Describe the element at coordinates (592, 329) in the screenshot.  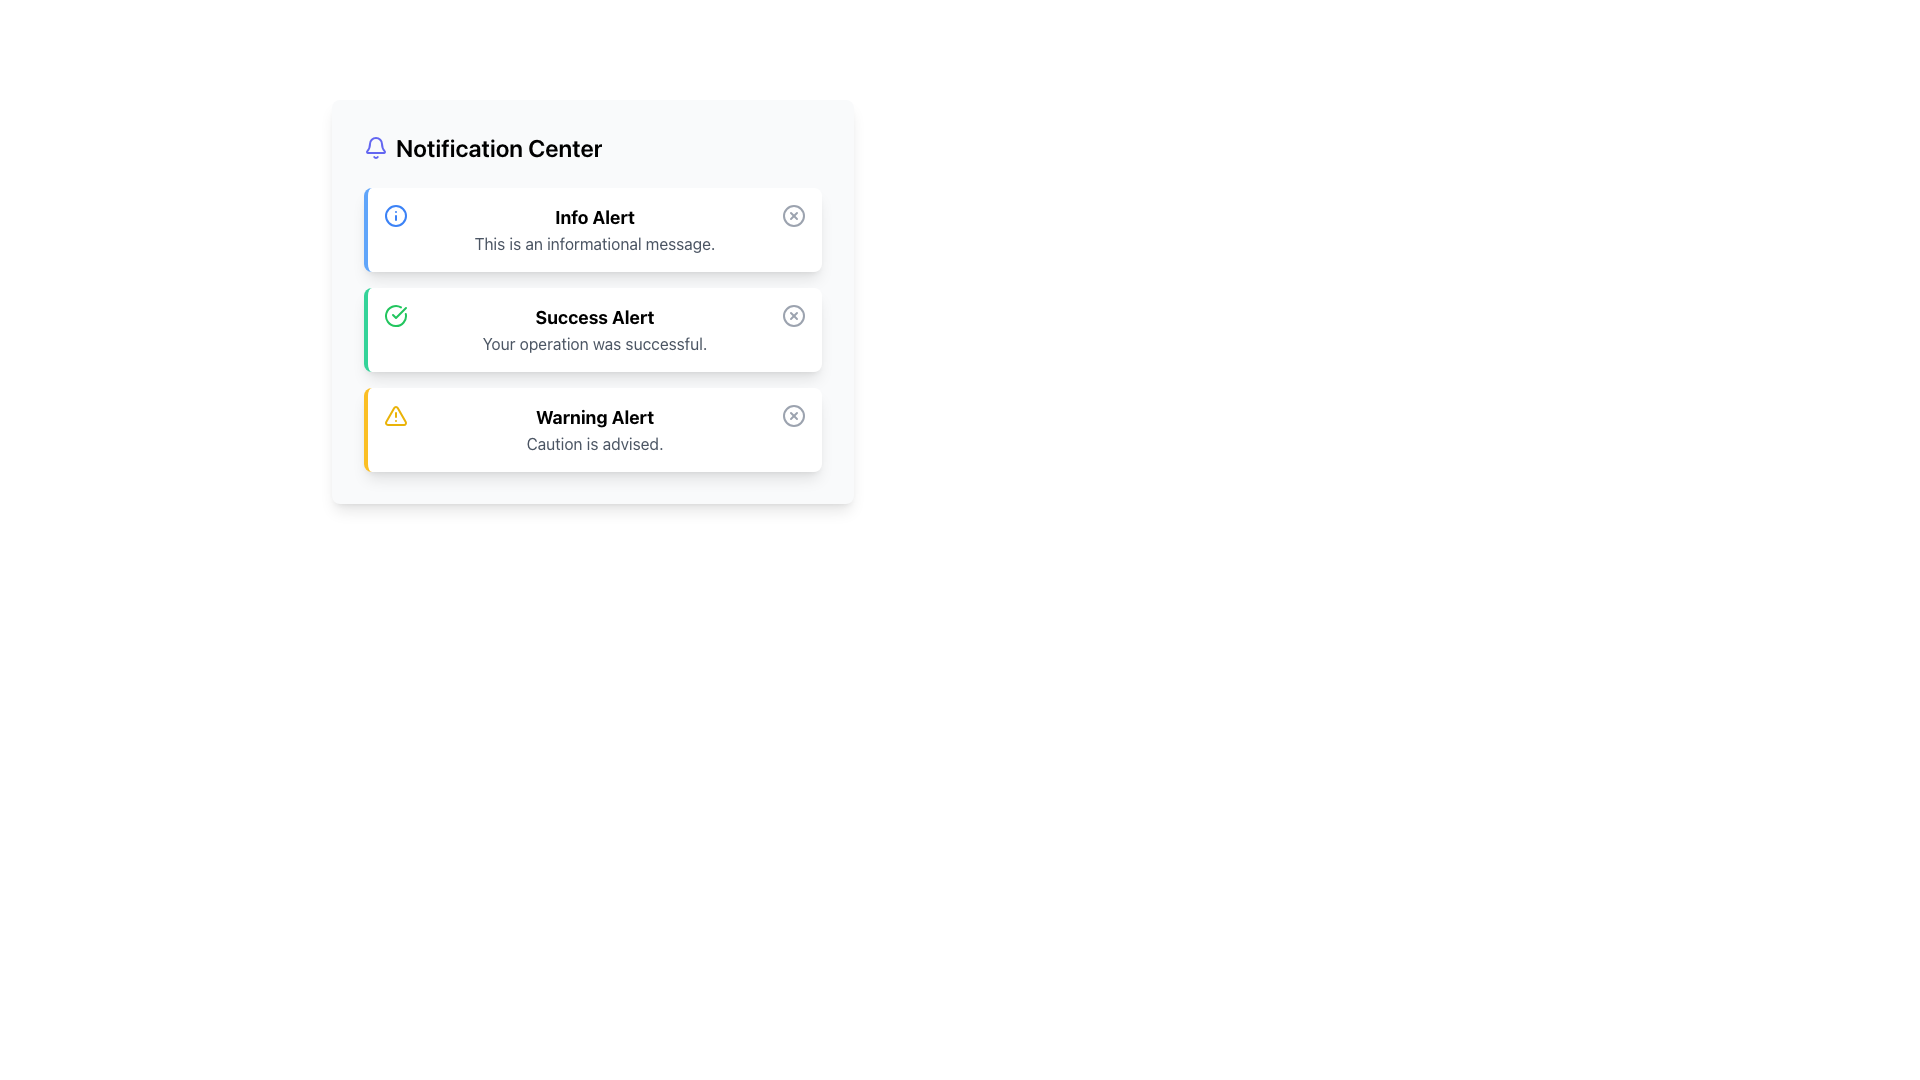
I see `the success message displayed in the second notification card with a white background and bold black text reading 'Success Alert'` at that location.